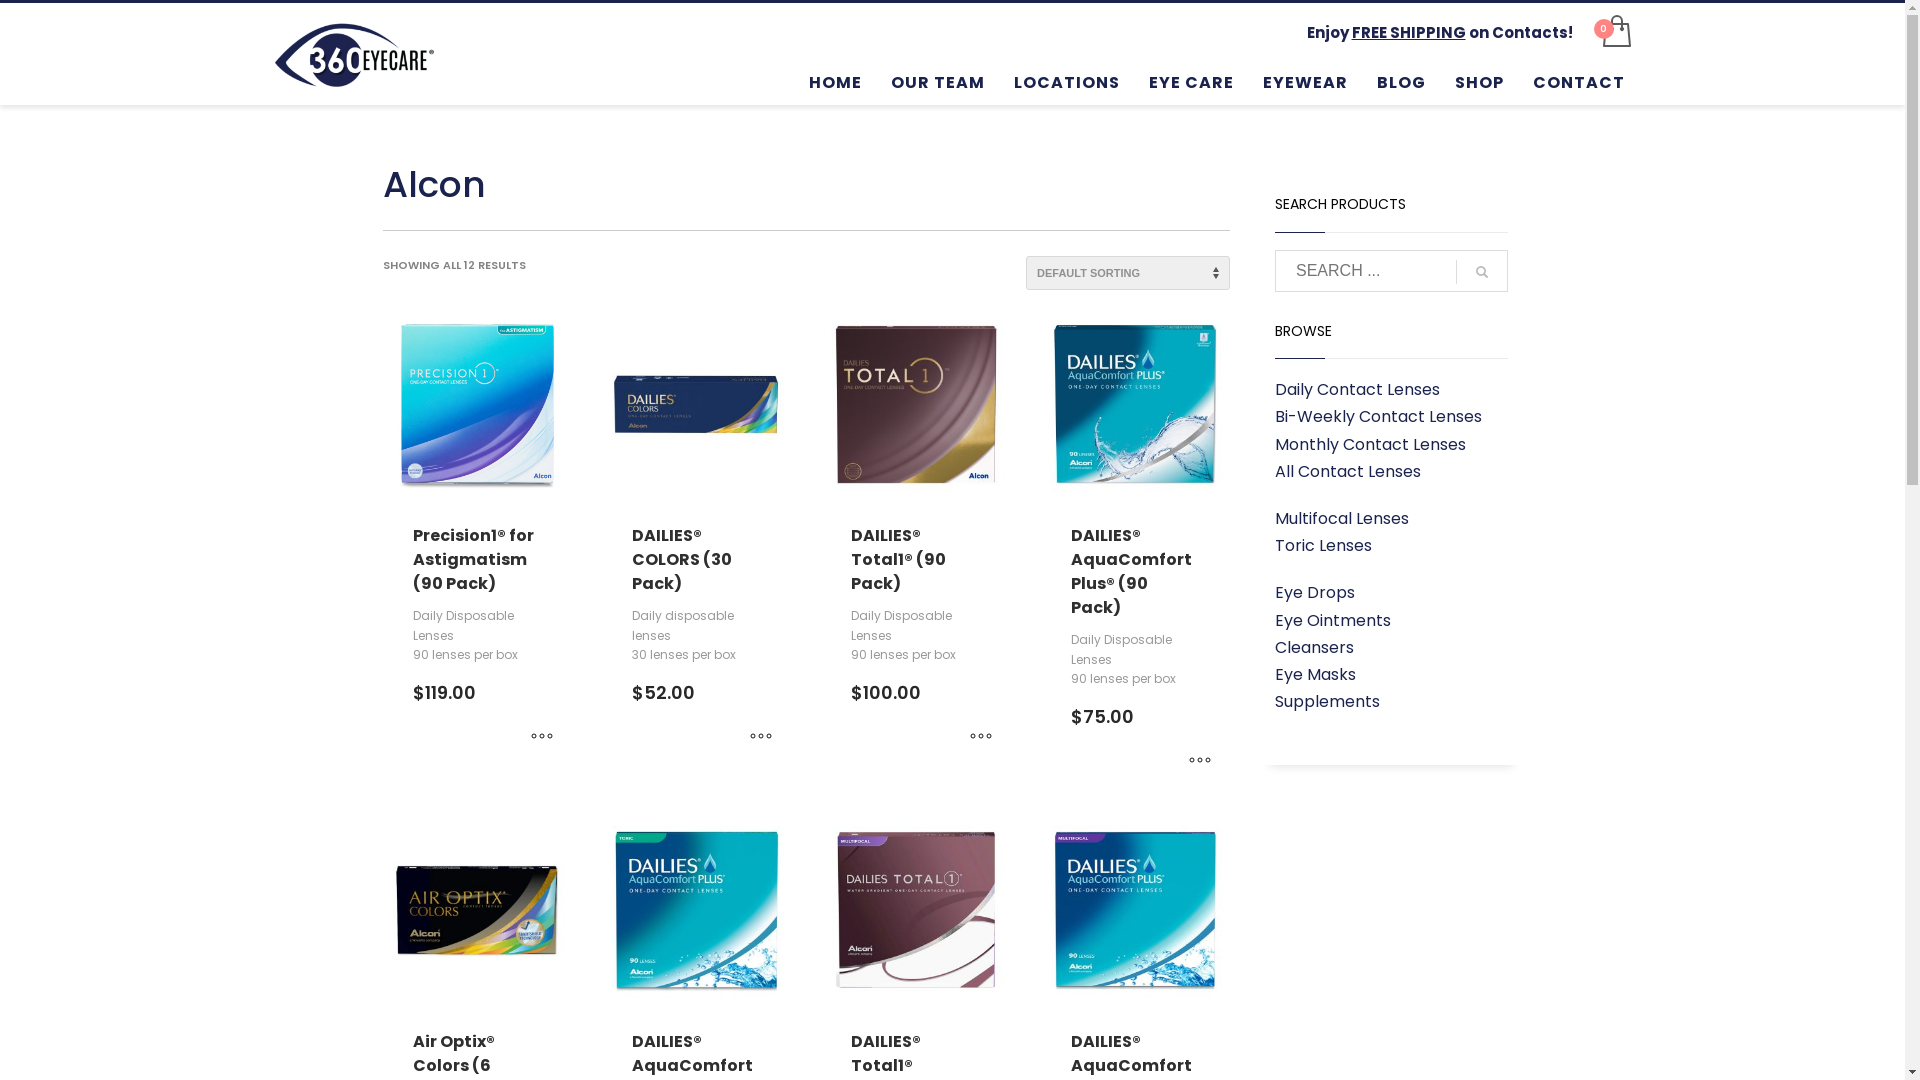 The width and height of the screenshot is (1920, 1080). I want to click on 'Toric Lenses', so click(1323, 545).